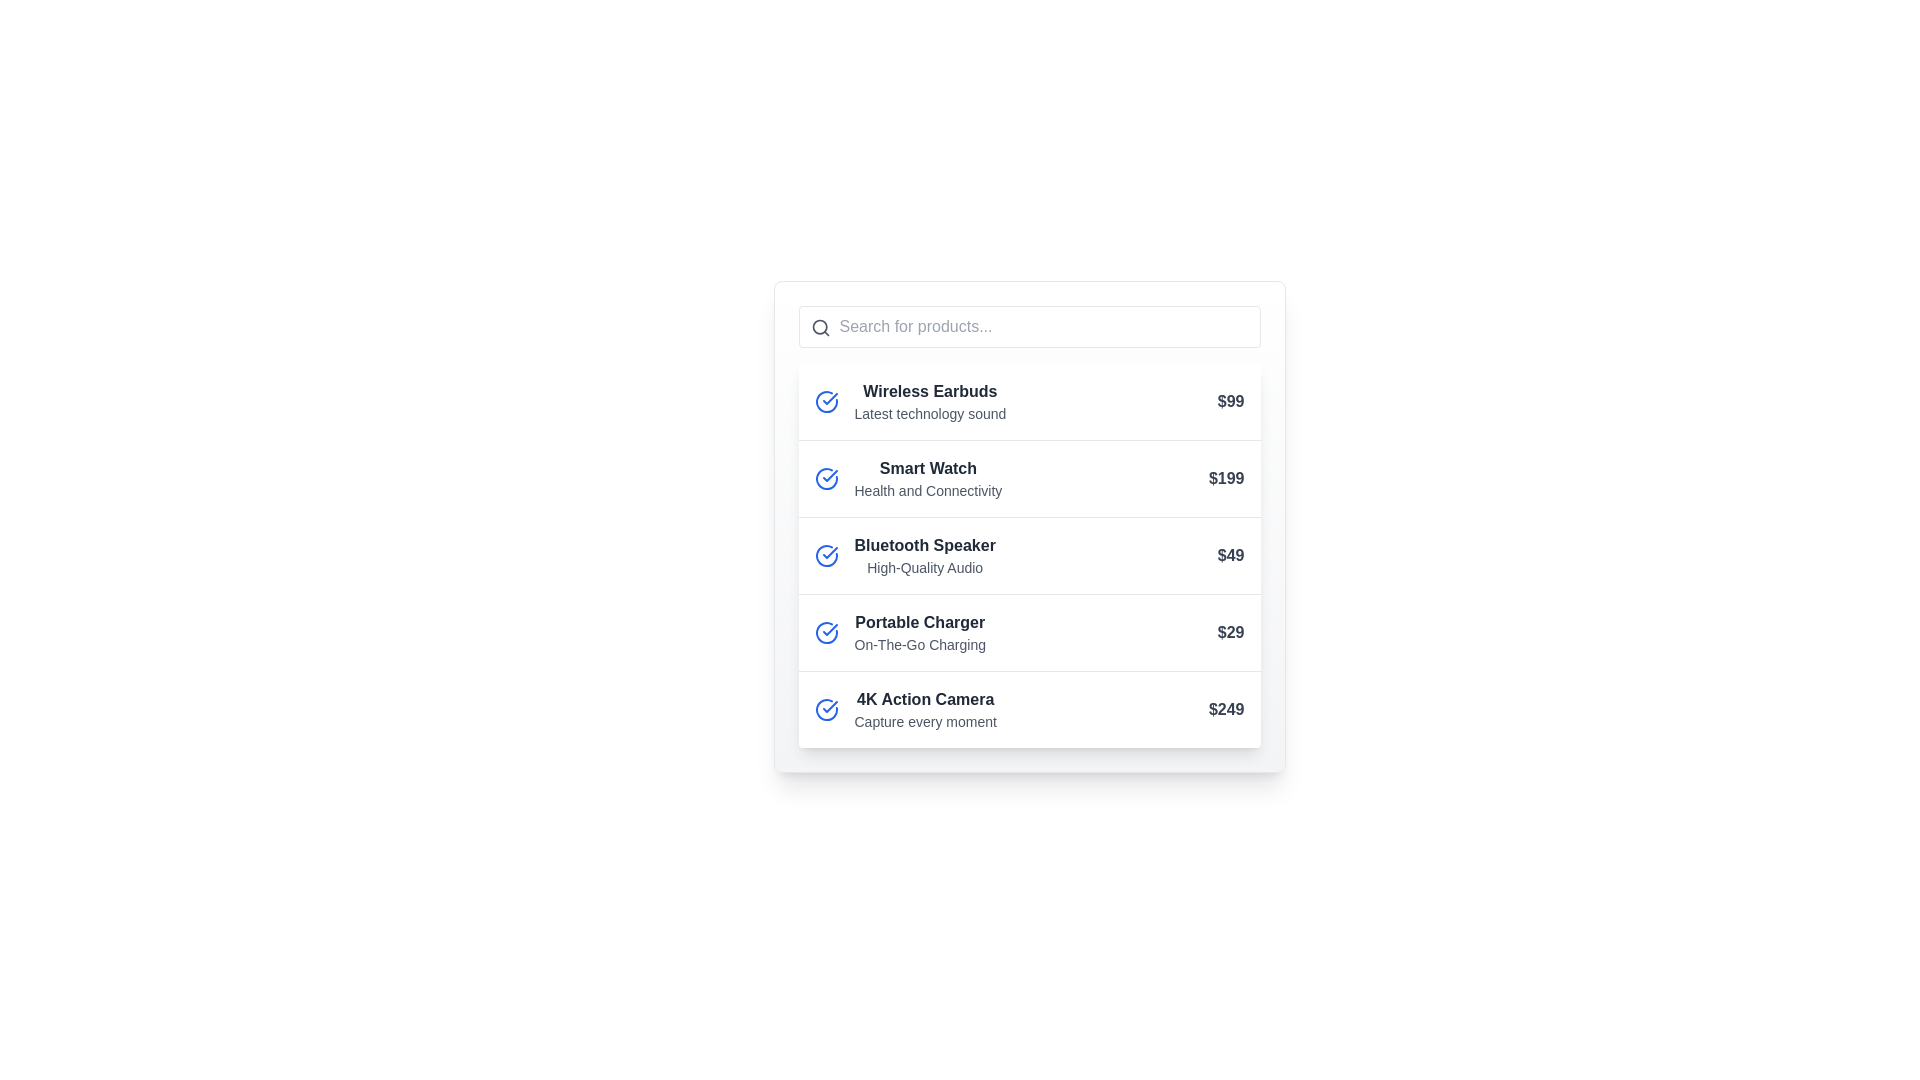 The height and width of the screenshot is (1080, 1920). Describe the element at coordinates (826, 478) in the screenshot. I see `the blue circular checkmark icon located to the left of the product title 'Smart Watch - Health and Connectivity - $199' to possibly trigger a tooltip or visual change` at that location.